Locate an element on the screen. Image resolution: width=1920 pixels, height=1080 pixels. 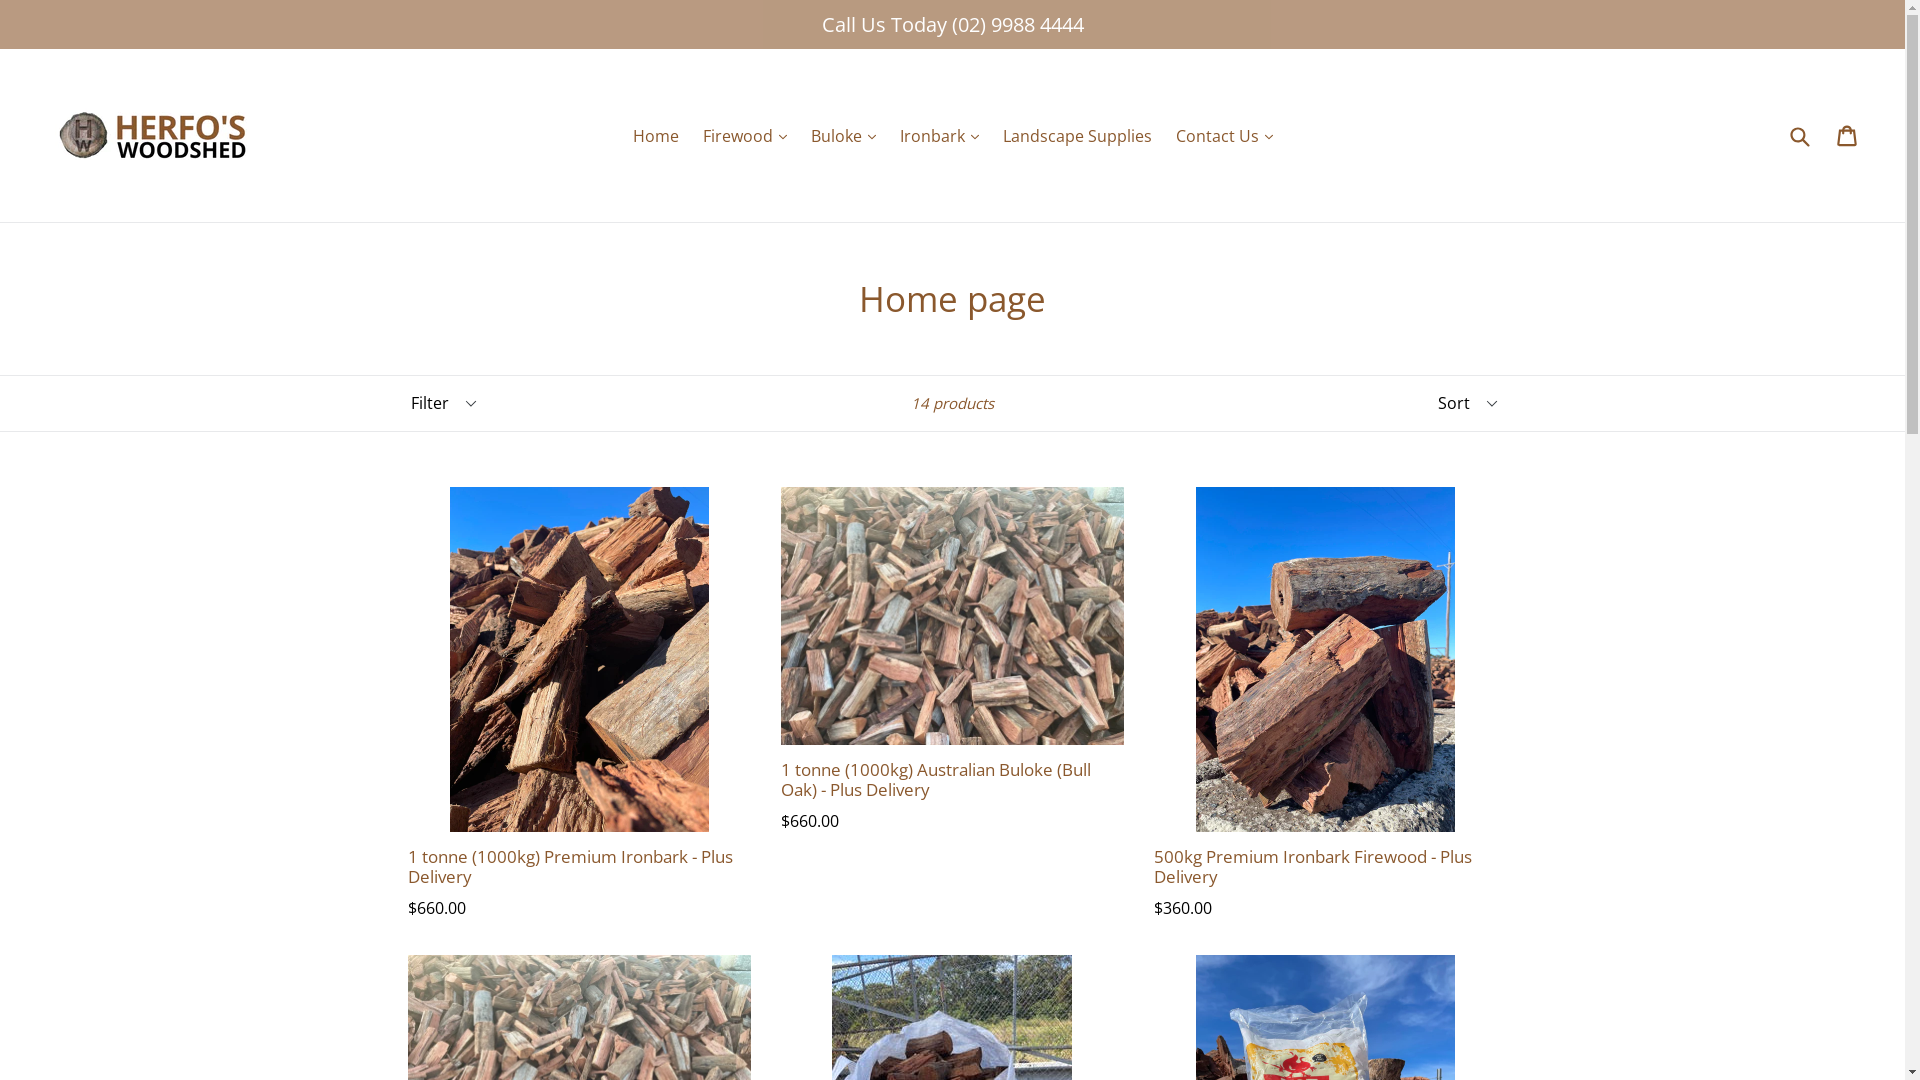
'Home' is located at coordinates (654, 135).